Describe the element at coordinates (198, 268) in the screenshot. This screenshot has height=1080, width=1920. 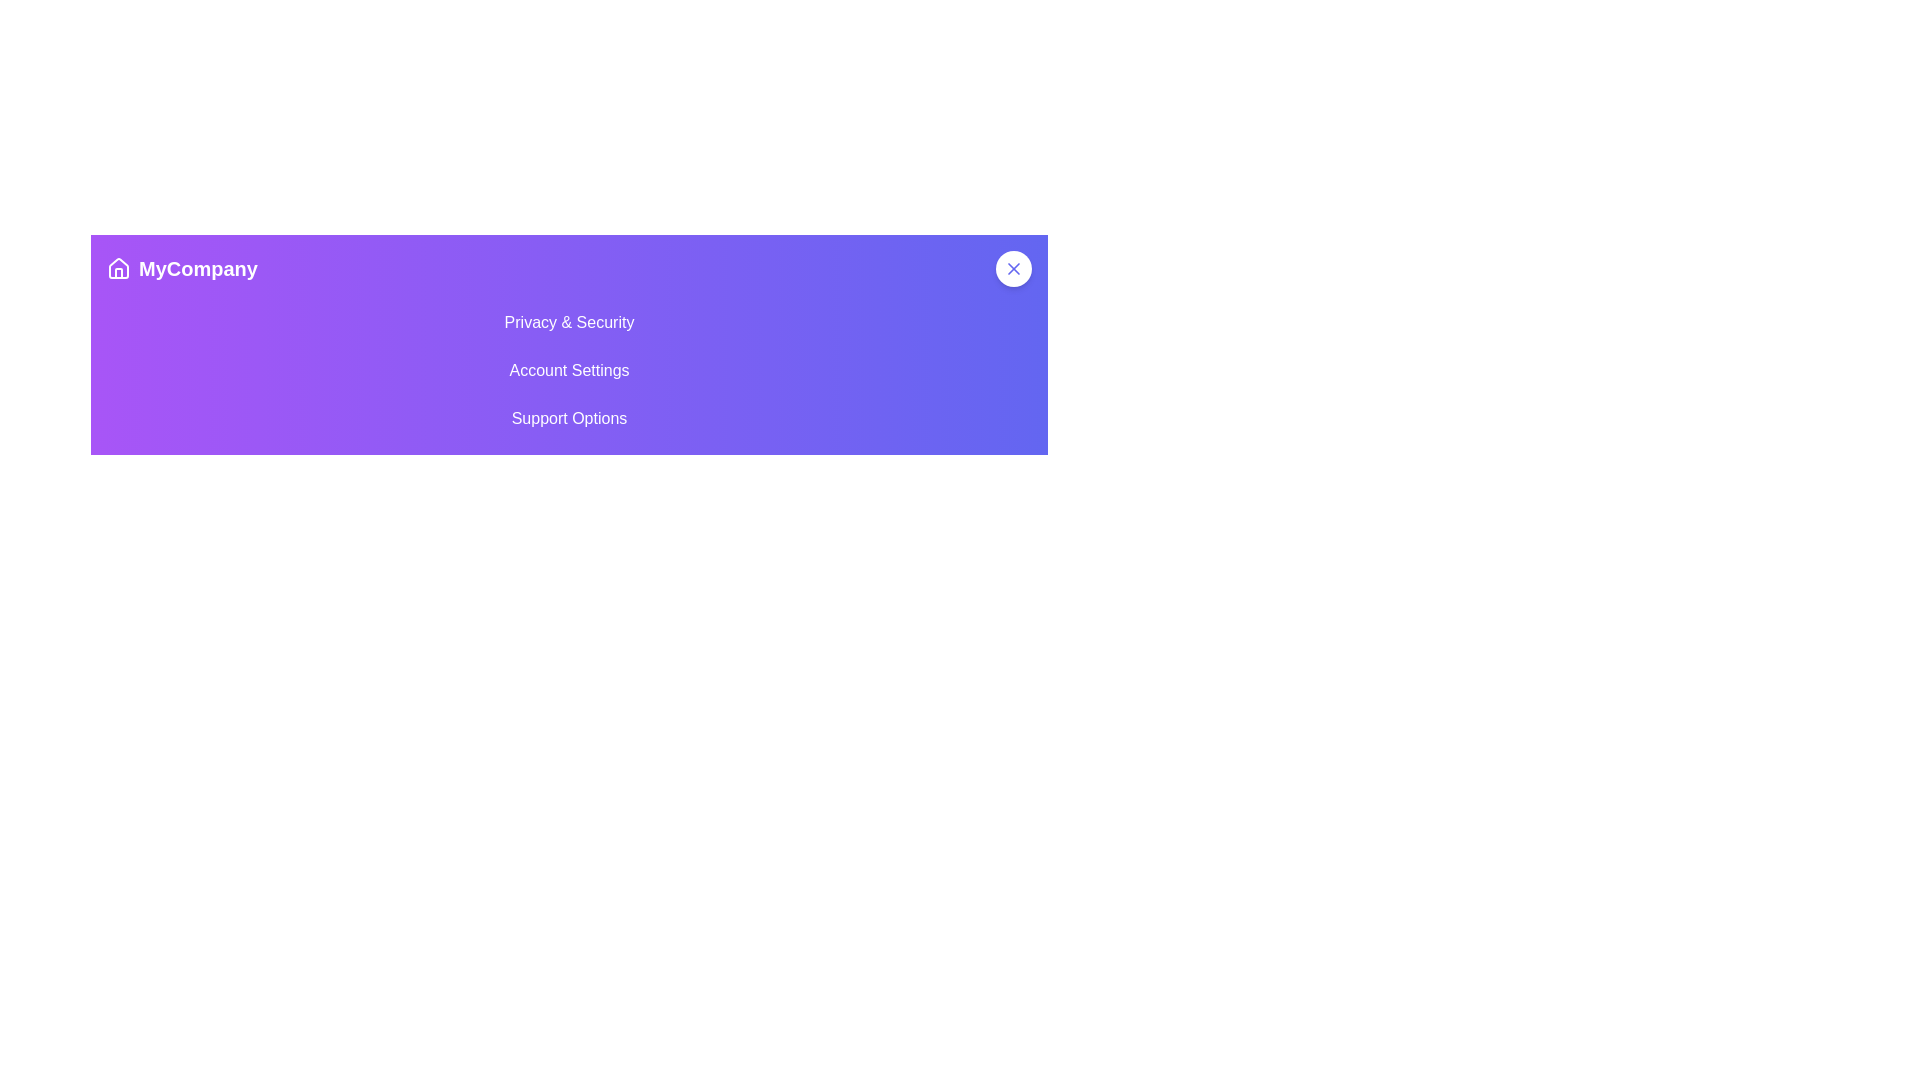
I see `the Text or Label element that identifies the company or application, located to the right of a house icon in a horizontal layout on a purple gradient background` at that location.